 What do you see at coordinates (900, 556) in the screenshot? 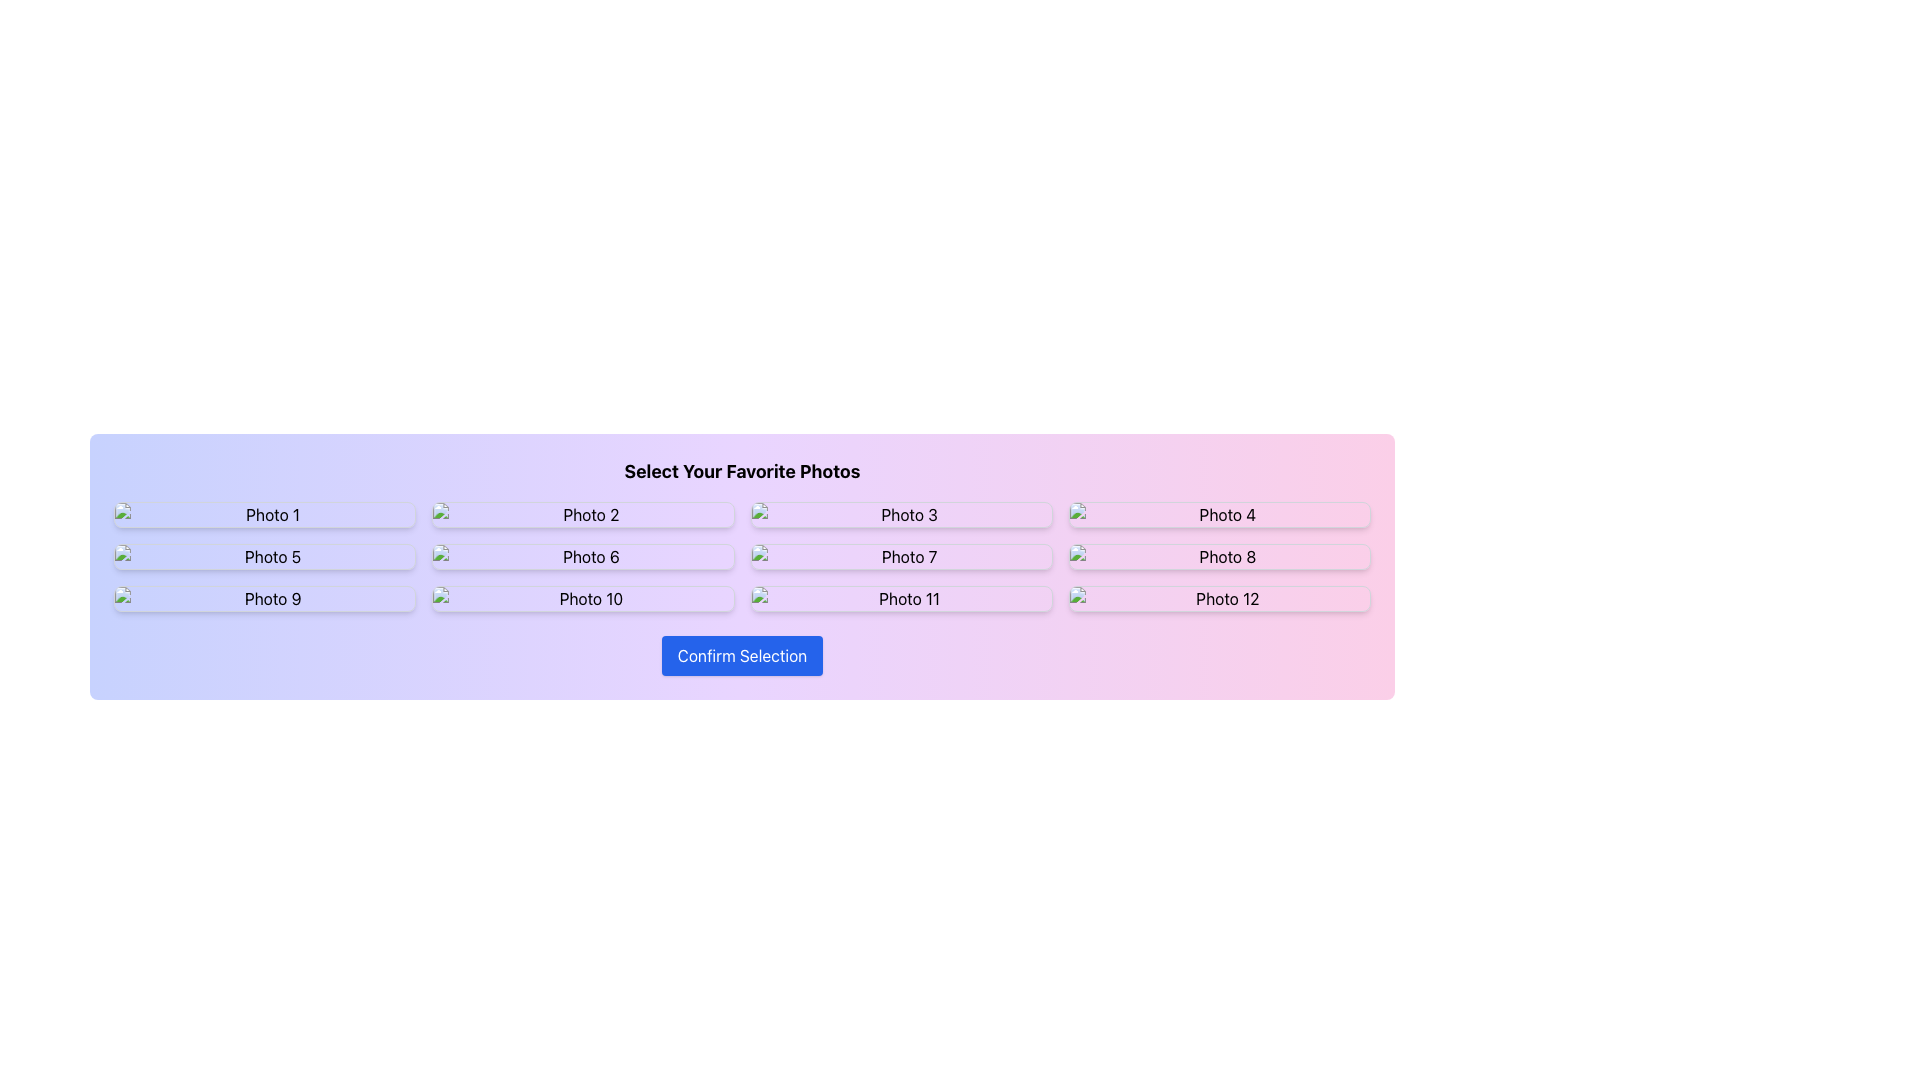
I see `the selectable card located in the second row and third column of the grid layout` at bounding box center [900, 556].